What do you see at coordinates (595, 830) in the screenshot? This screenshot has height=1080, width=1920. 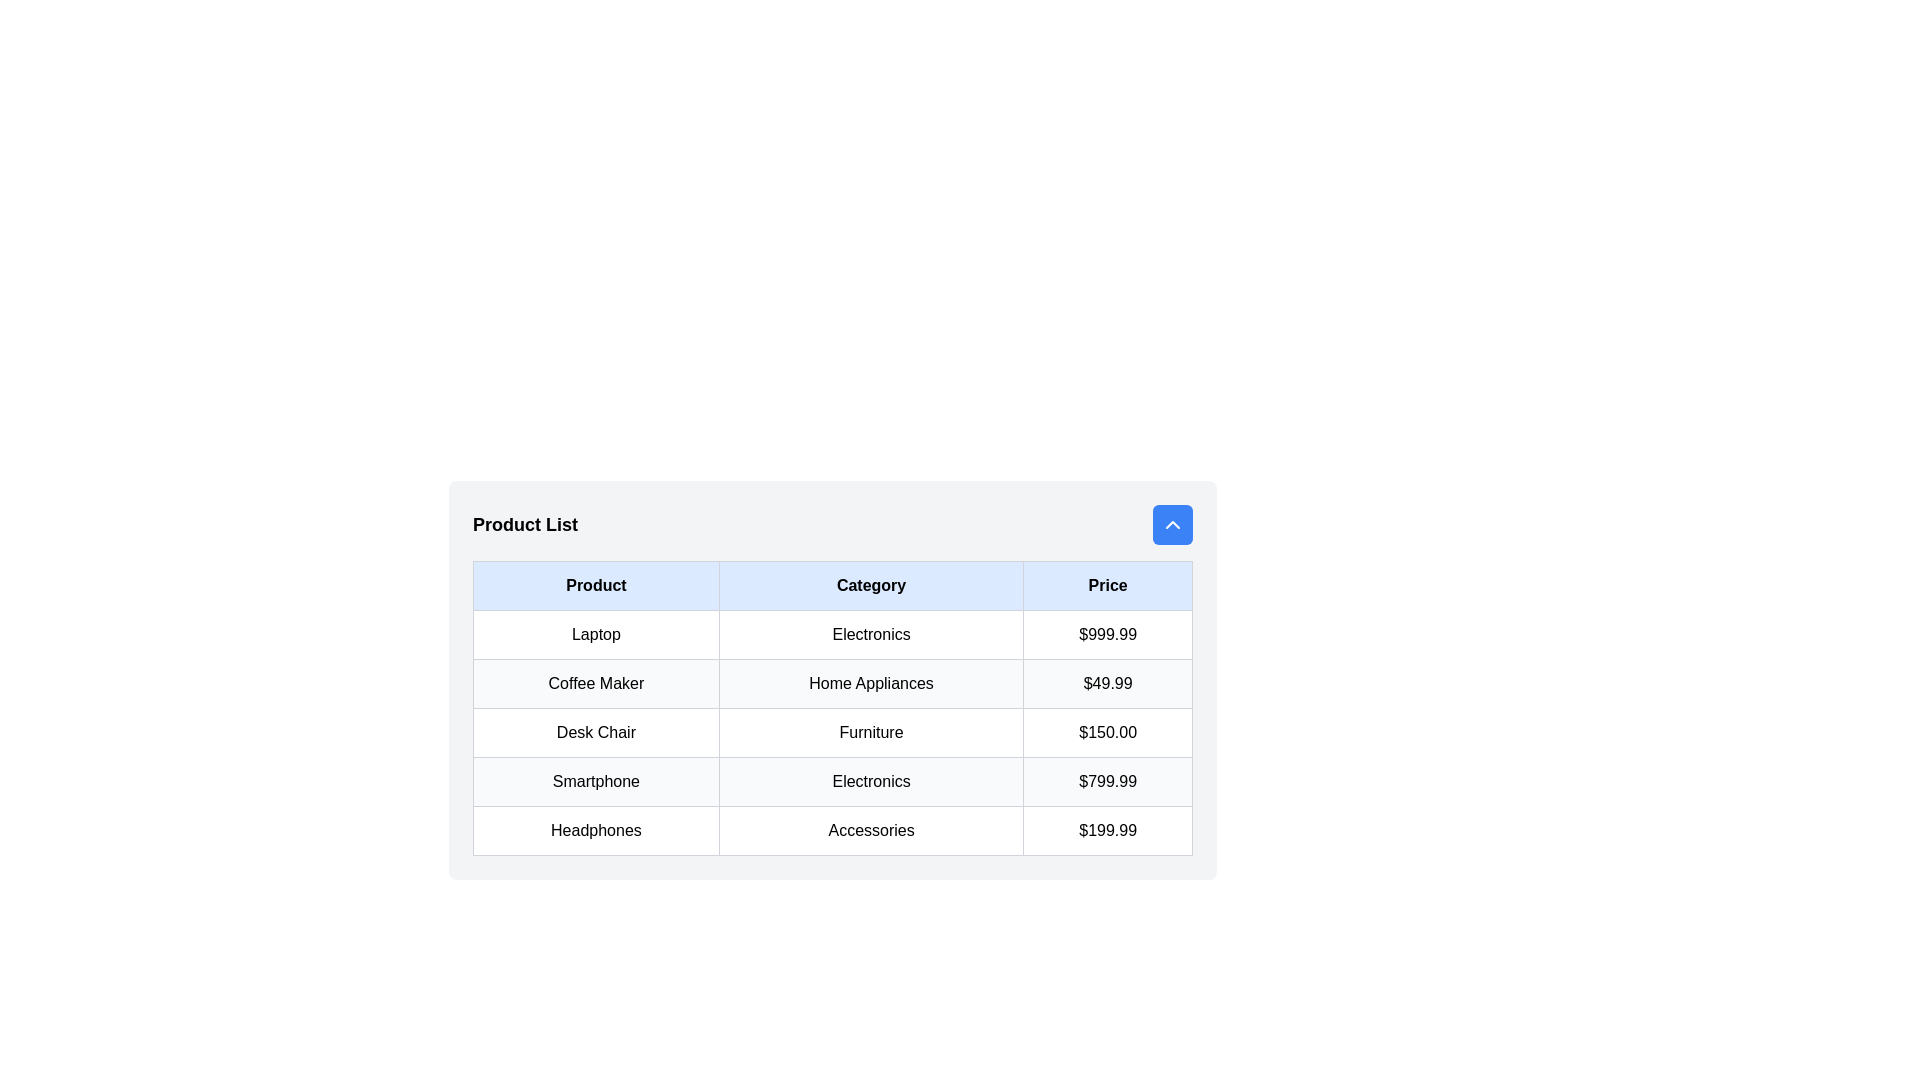 I see `the 'Headphones' text label in the first column of the last row of the product list table for additional details` at bounding box center [595, 830].